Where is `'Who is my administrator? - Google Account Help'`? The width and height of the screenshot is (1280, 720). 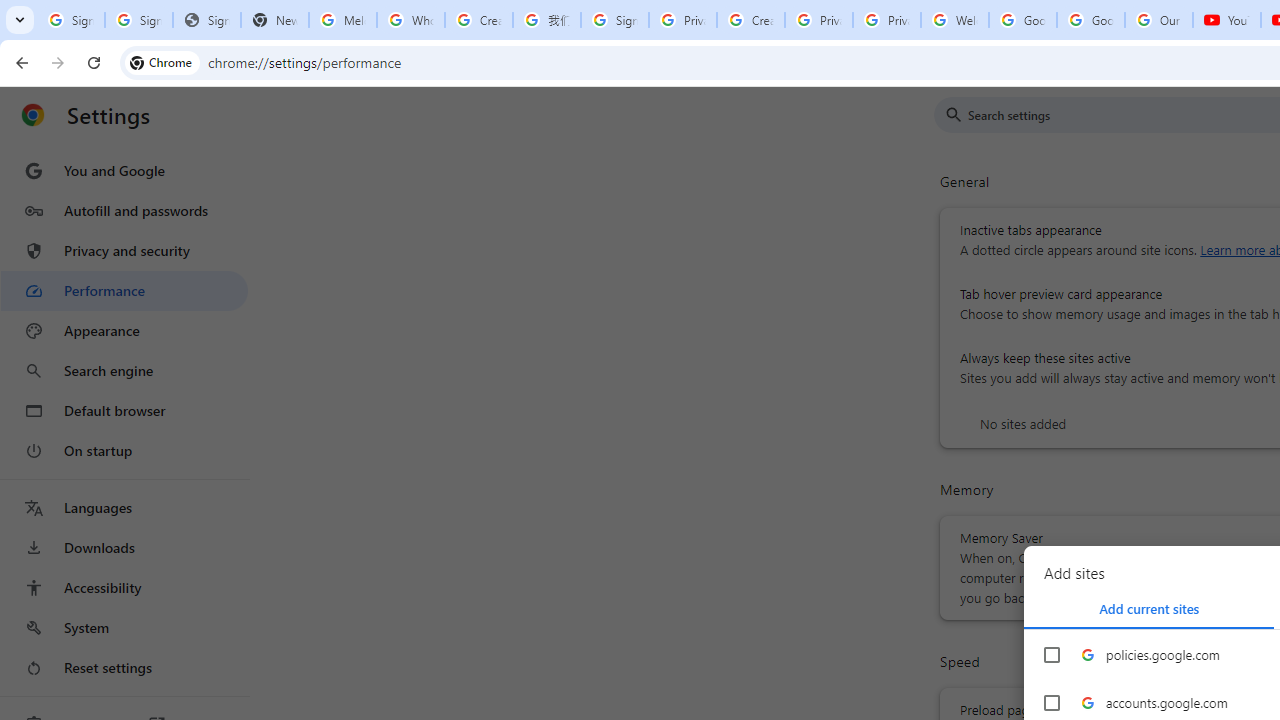 'Who is my administrator? - Google Account Help' is located at coordinates (410, 20).